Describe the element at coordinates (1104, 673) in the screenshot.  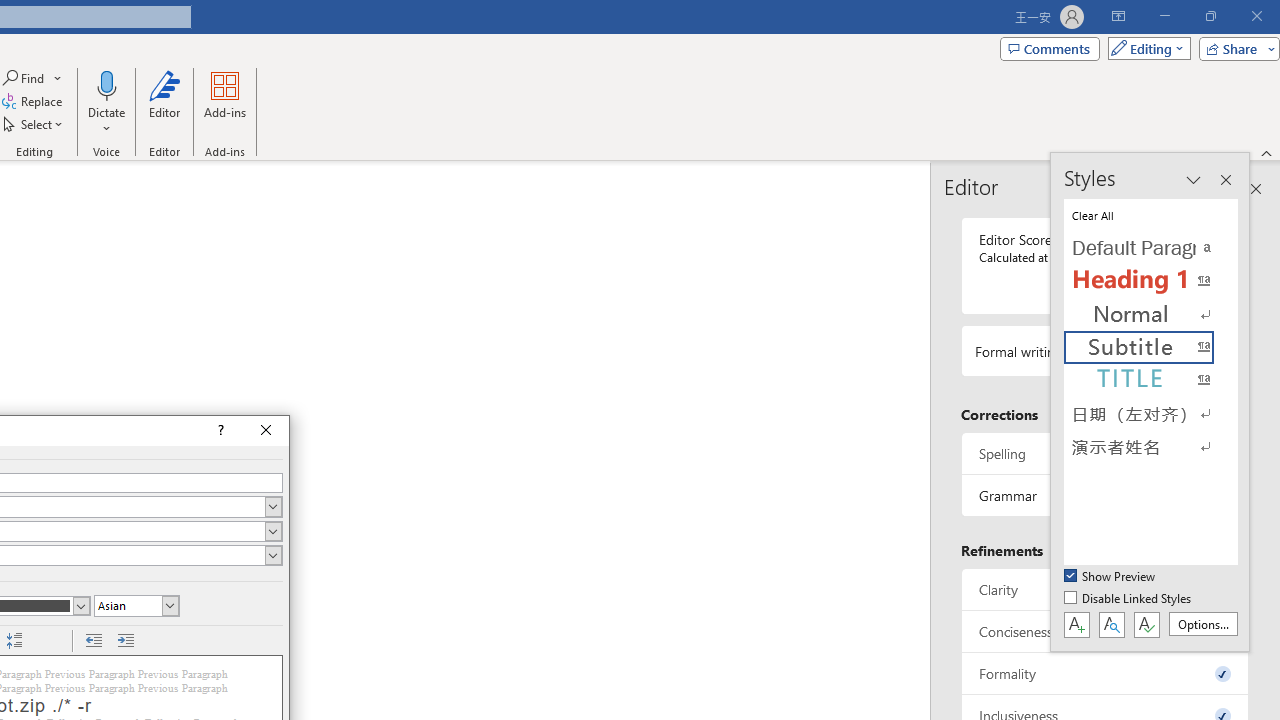
I see `'Formality, 0 issues. Press space or enter to review items.'` at that location.